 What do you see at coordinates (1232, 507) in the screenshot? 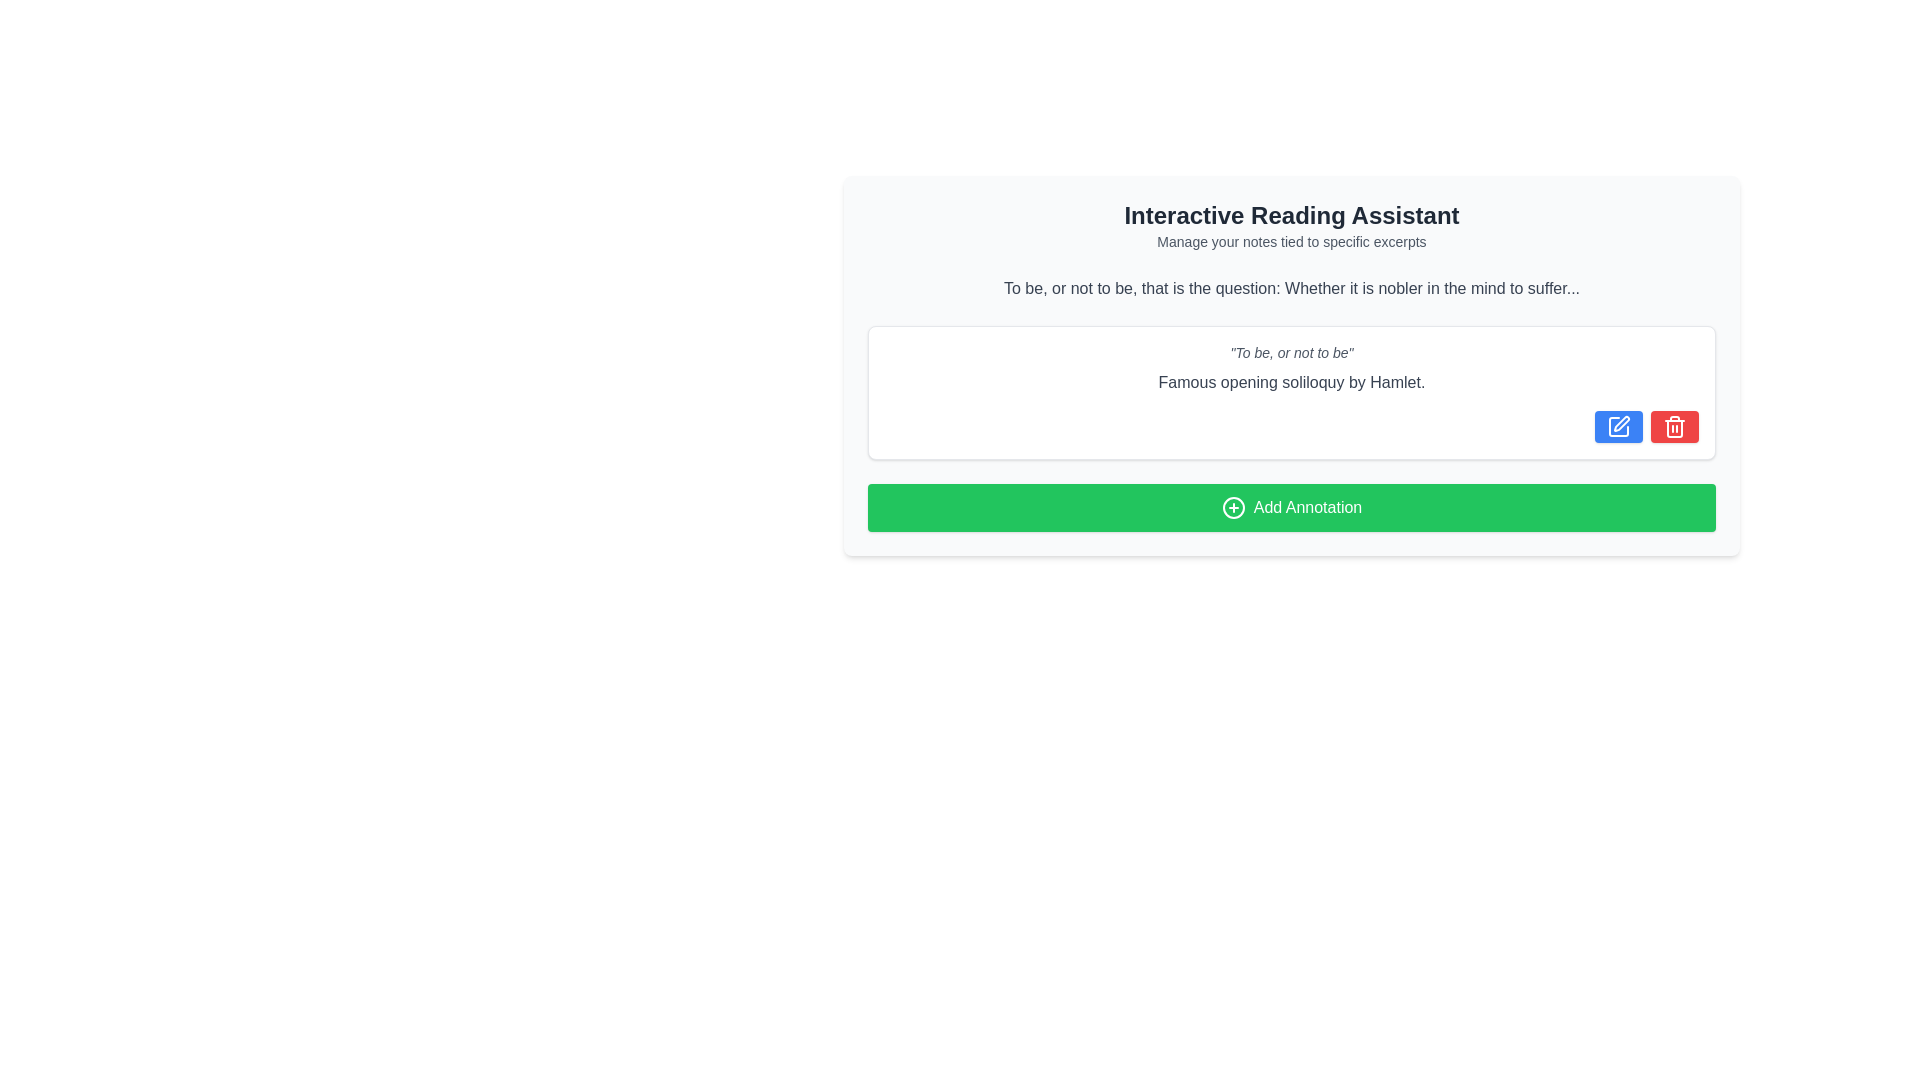
I see `circular graphical icon located at the center of the green rectangular button for adding annotations, positioned at the bottom of the interface` at bounding box center [1232, 507].